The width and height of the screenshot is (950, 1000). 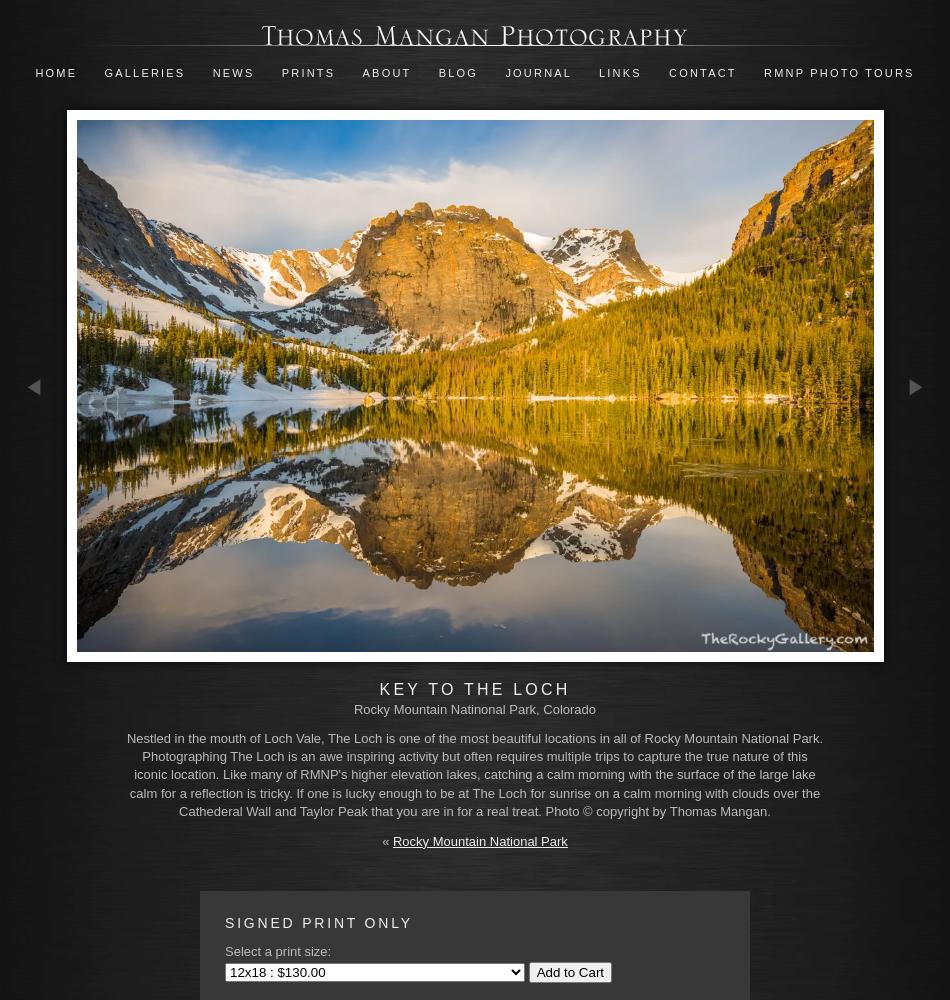 I want to click on 'Select a print size:', so click(x=276, y=950).